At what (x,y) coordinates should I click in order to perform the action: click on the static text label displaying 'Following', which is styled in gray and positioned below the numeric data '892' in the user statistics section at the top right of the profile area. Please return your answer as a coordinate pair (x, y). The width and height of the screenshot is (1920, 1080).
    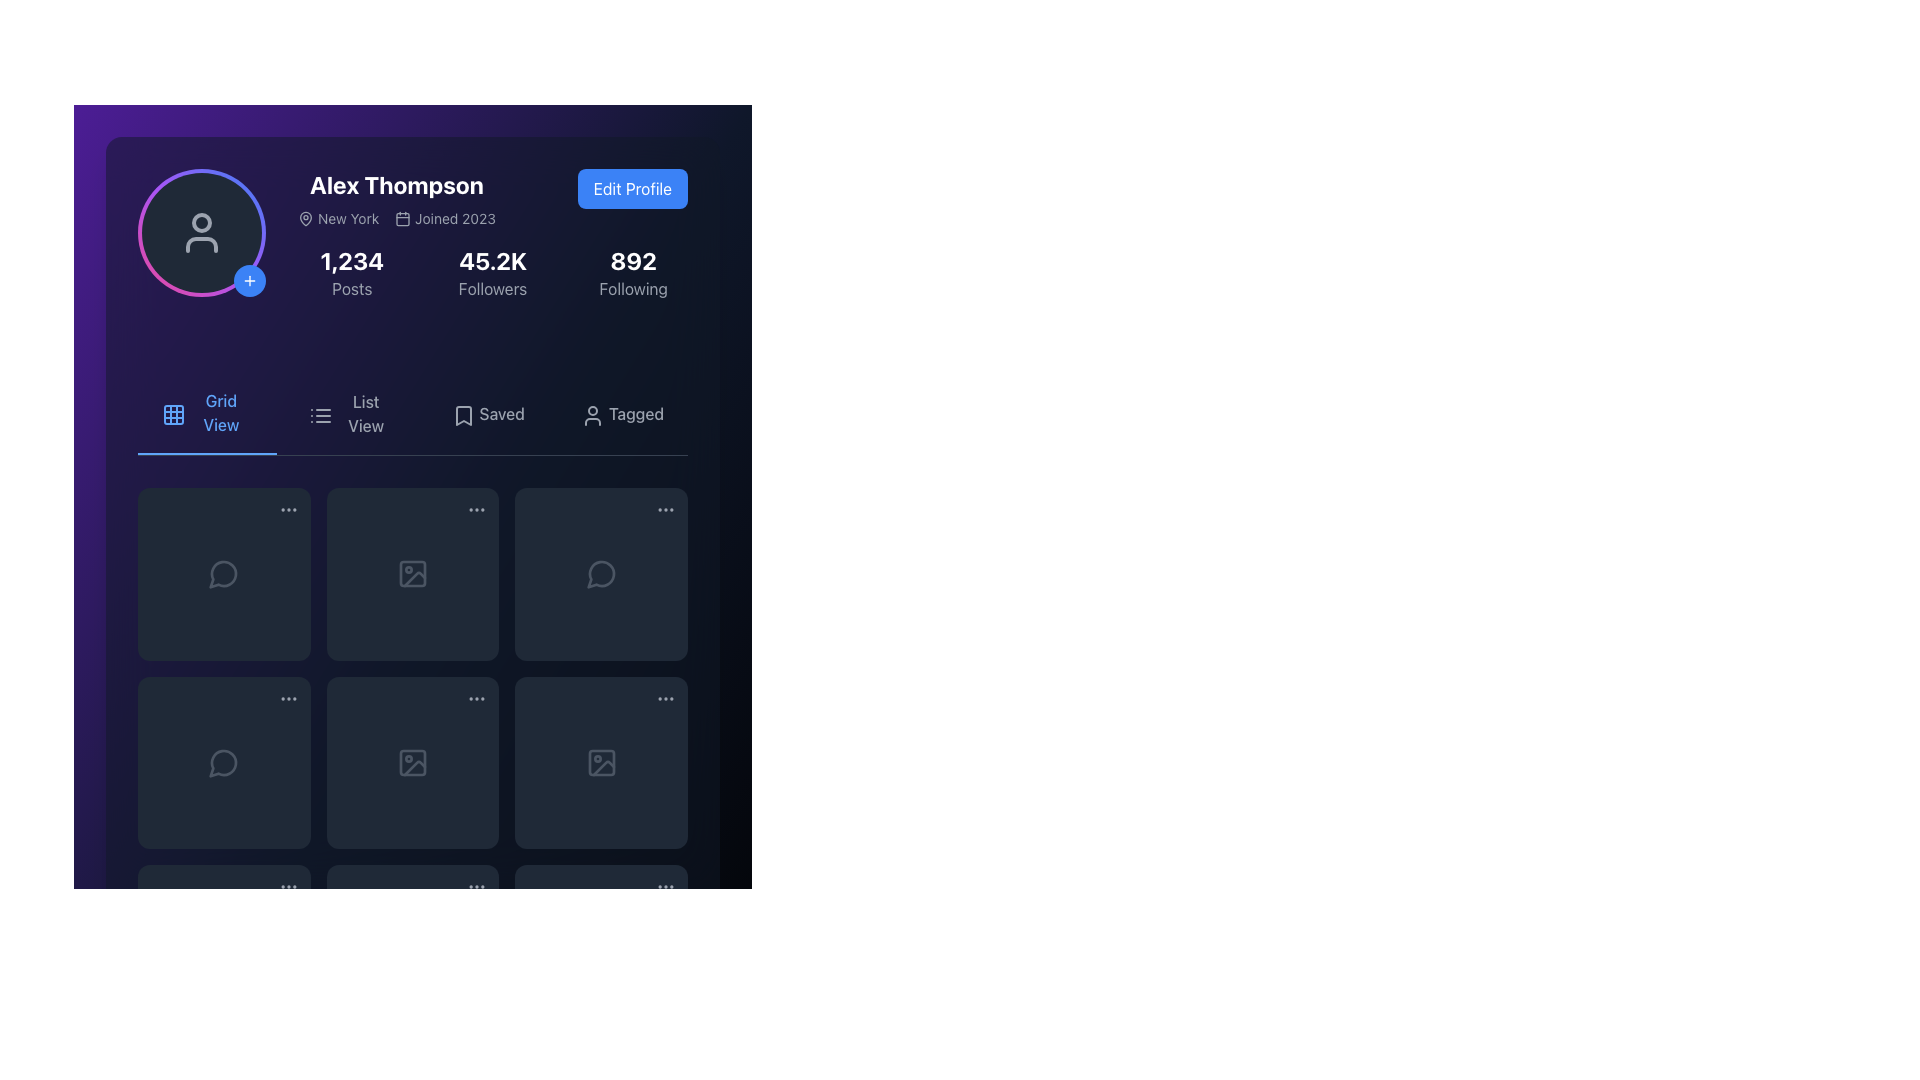
    Looking at the image, I should click on (632, 289).